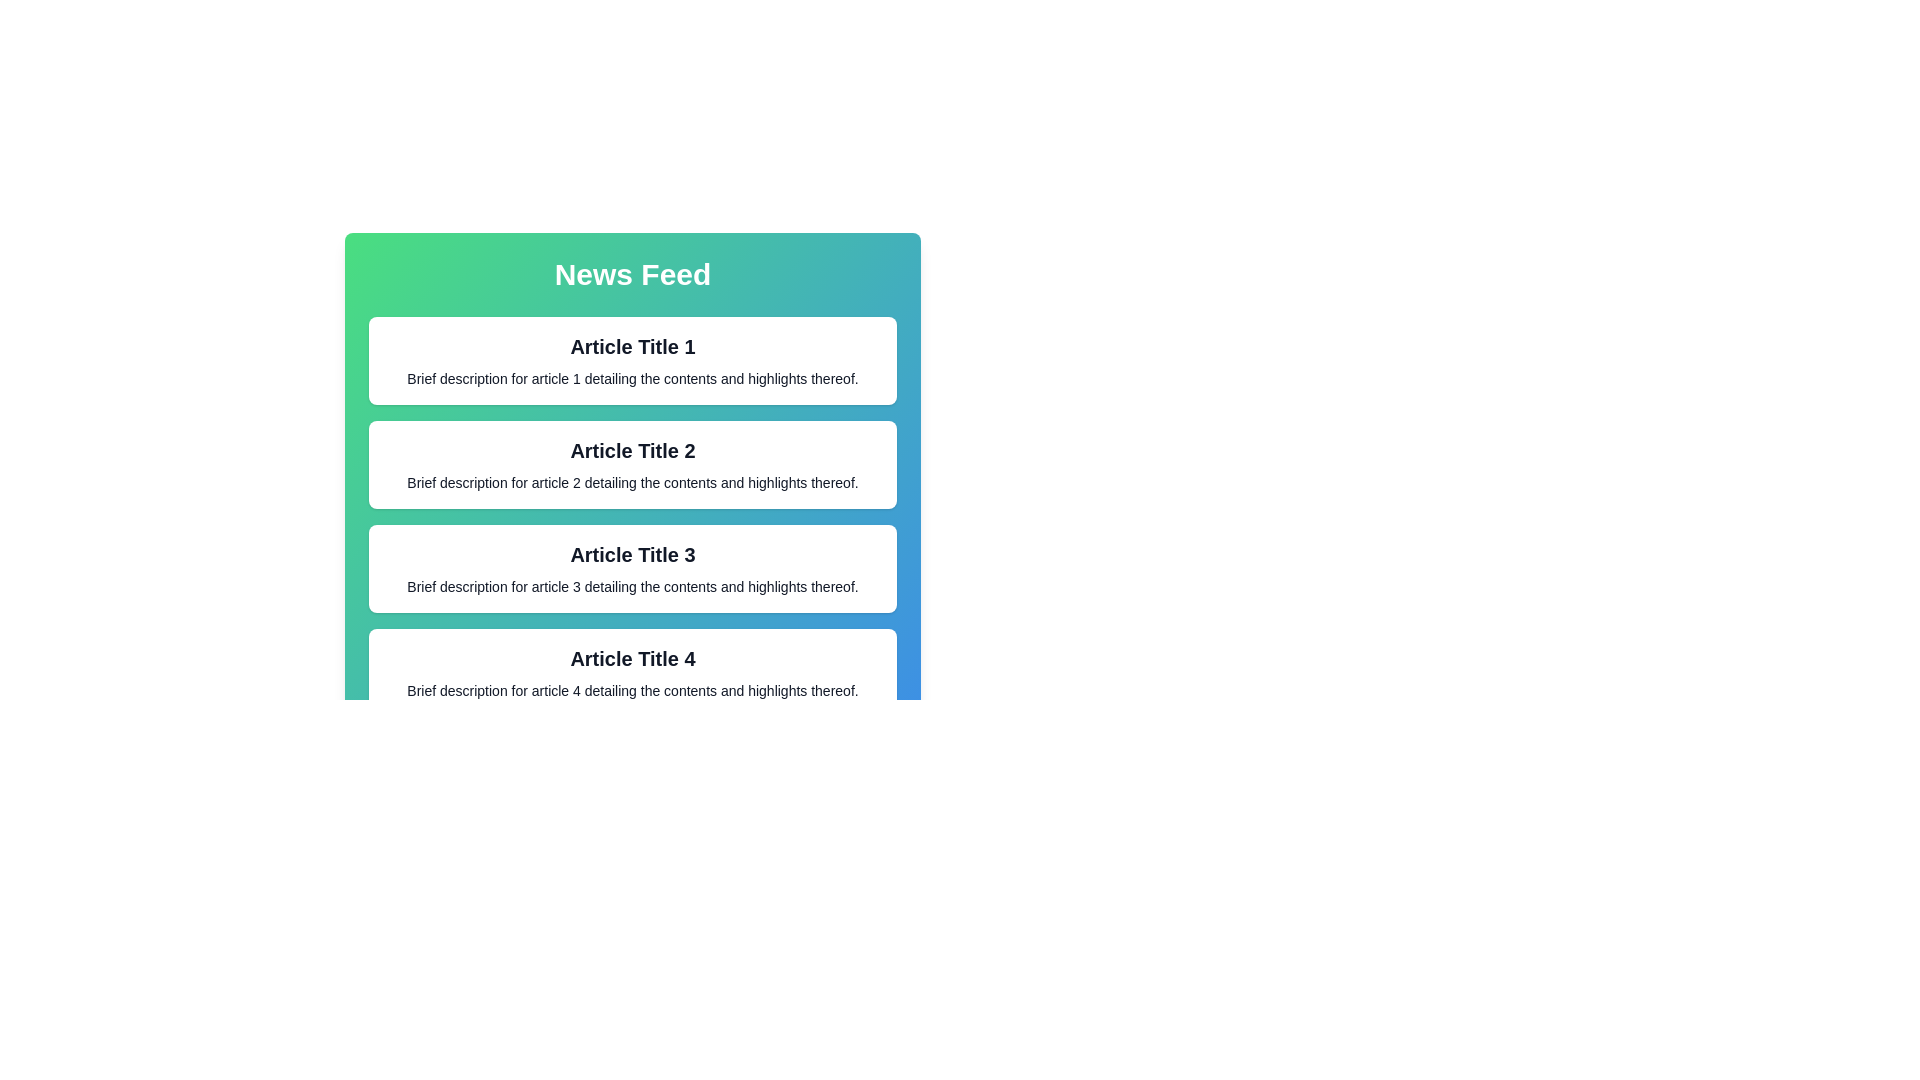  What do you see at coordinates (632, 465) in the screenshot?
I see `the Information Card displaying a title and summary, which is the second card in a vertically stacked list located in the central region of the interface` at bounding box center [632, 465].